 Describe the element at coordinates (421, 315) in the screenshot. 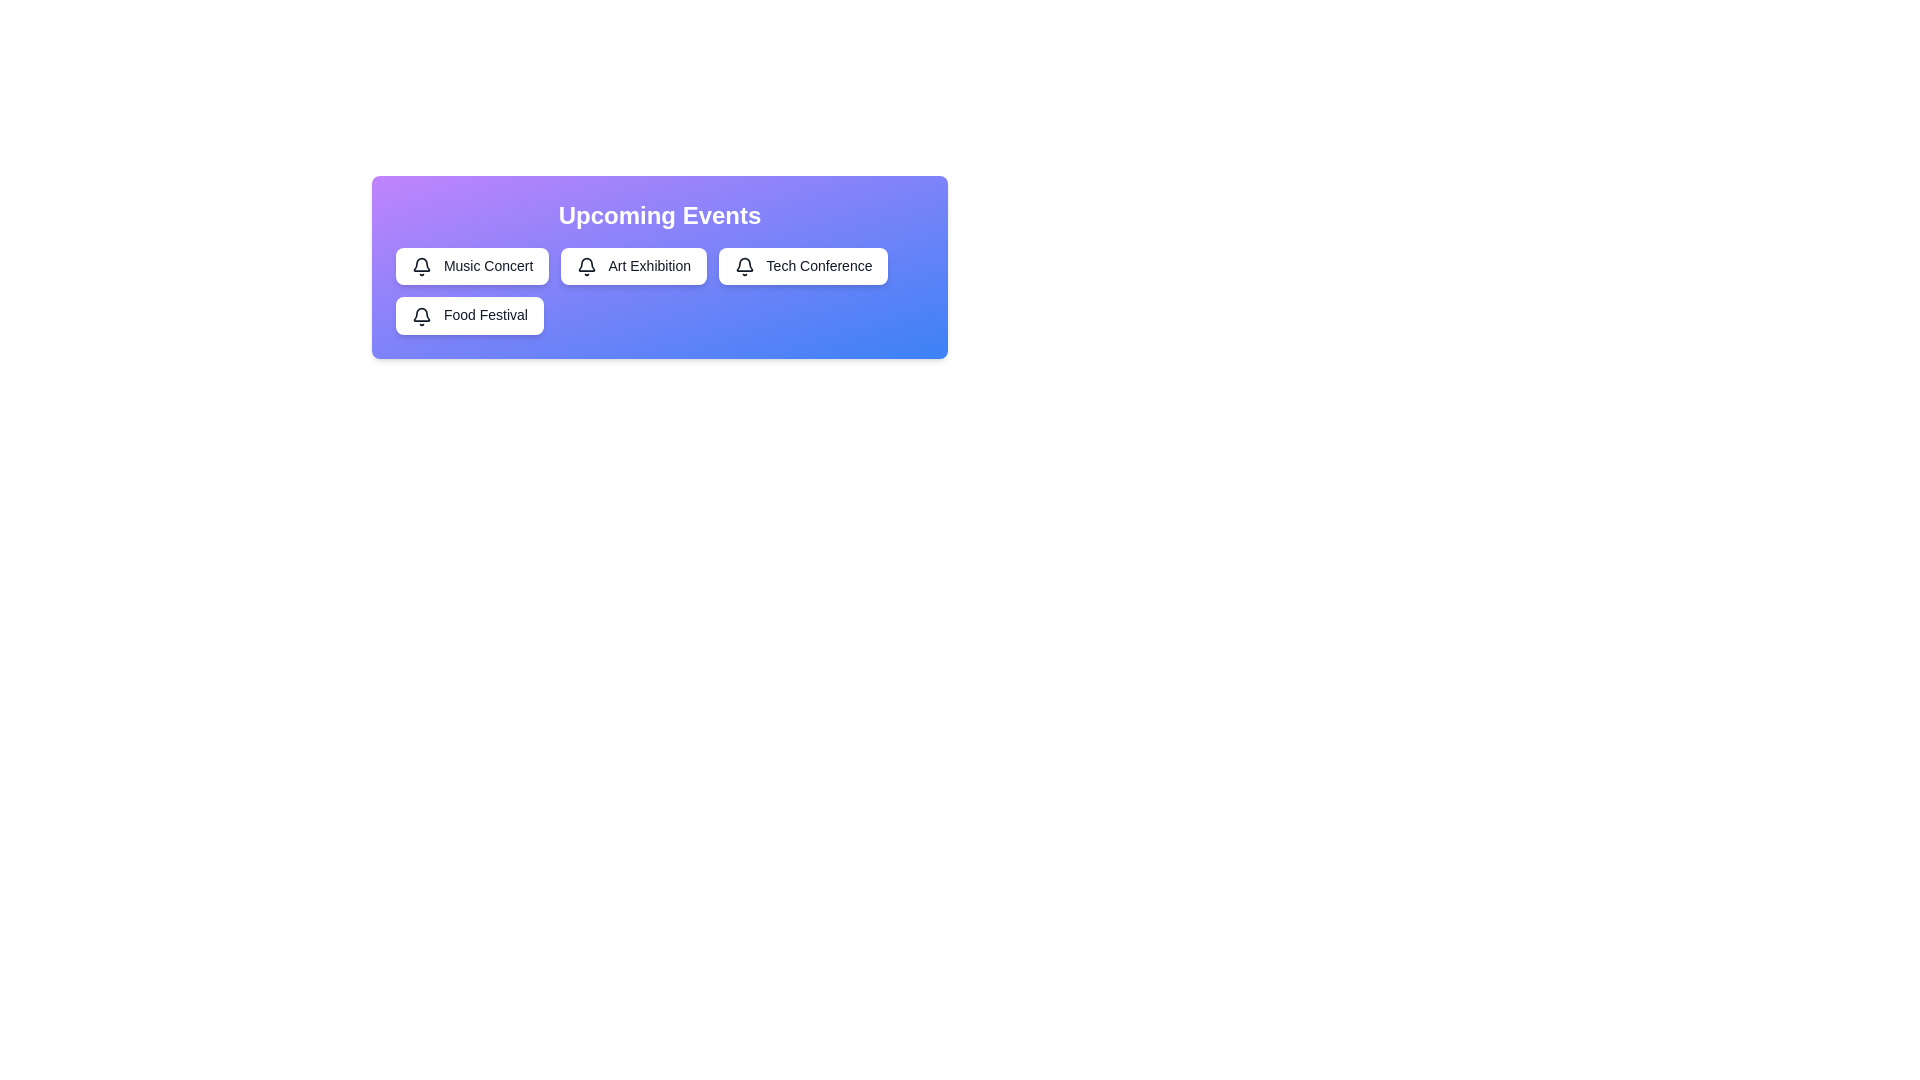

I see `the icon next to the event Food Festival` at that location.